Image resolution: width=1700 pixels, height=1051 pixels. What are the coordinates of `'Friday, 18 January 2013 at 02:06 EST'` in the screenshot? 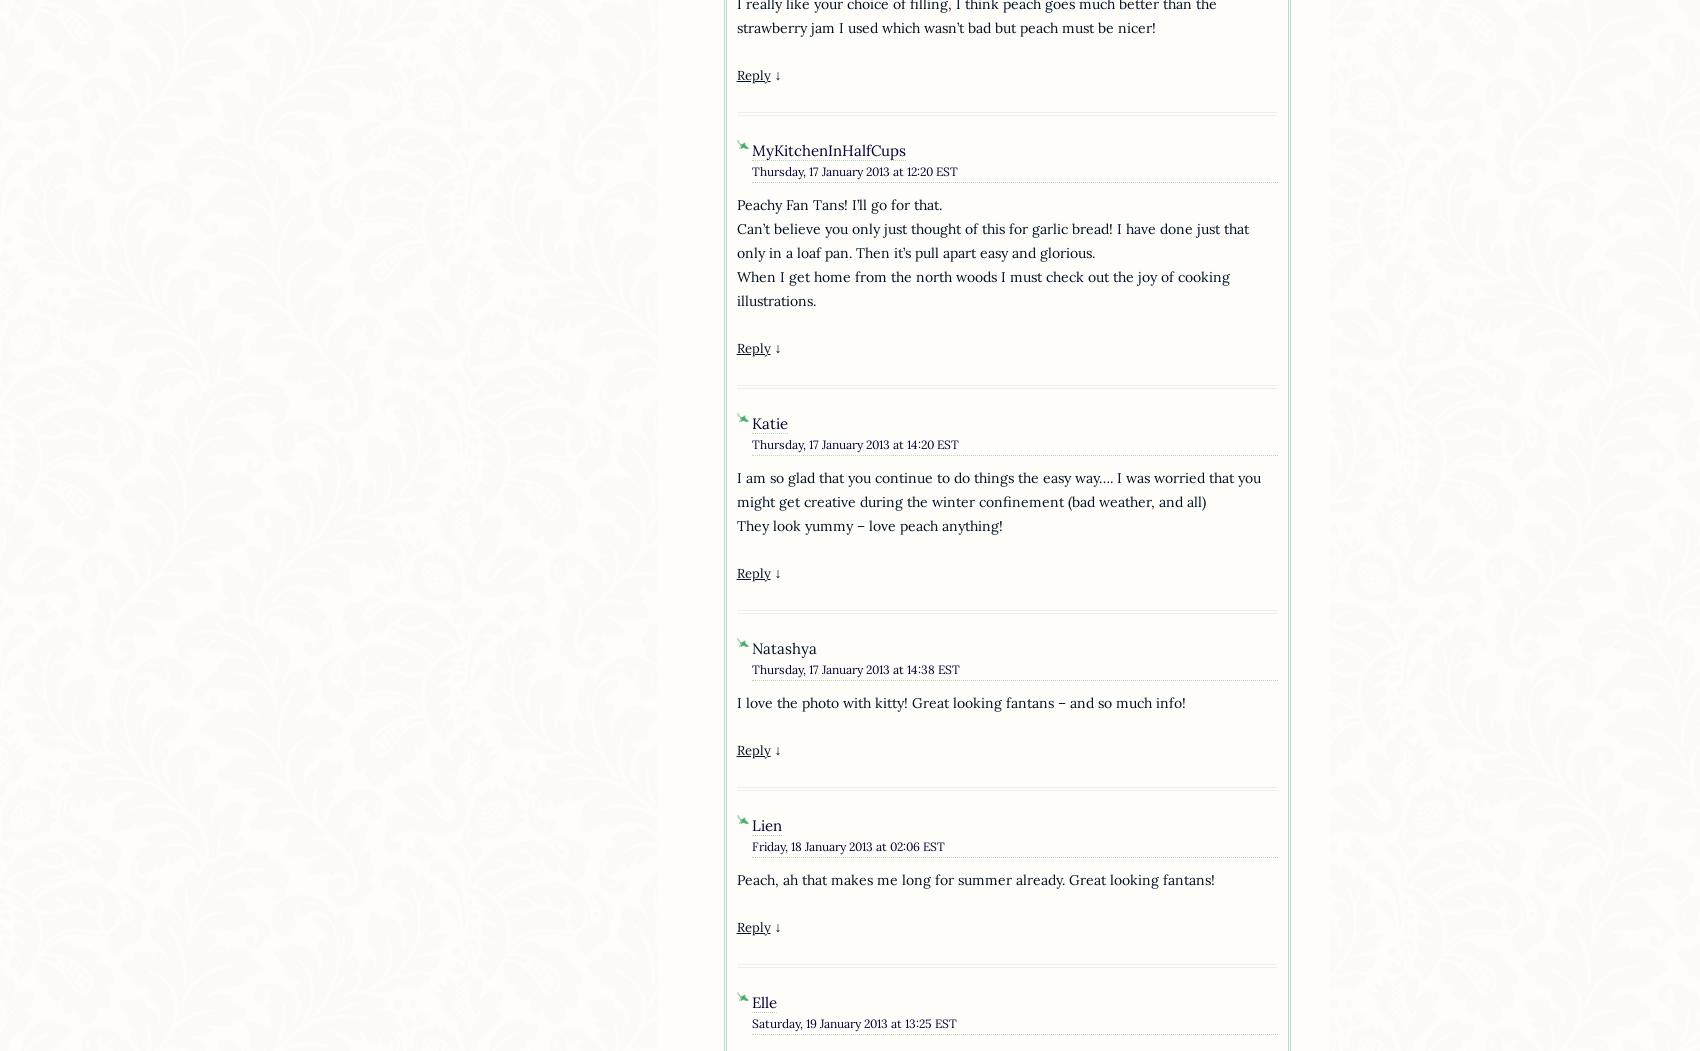 It's located at (846, 845).